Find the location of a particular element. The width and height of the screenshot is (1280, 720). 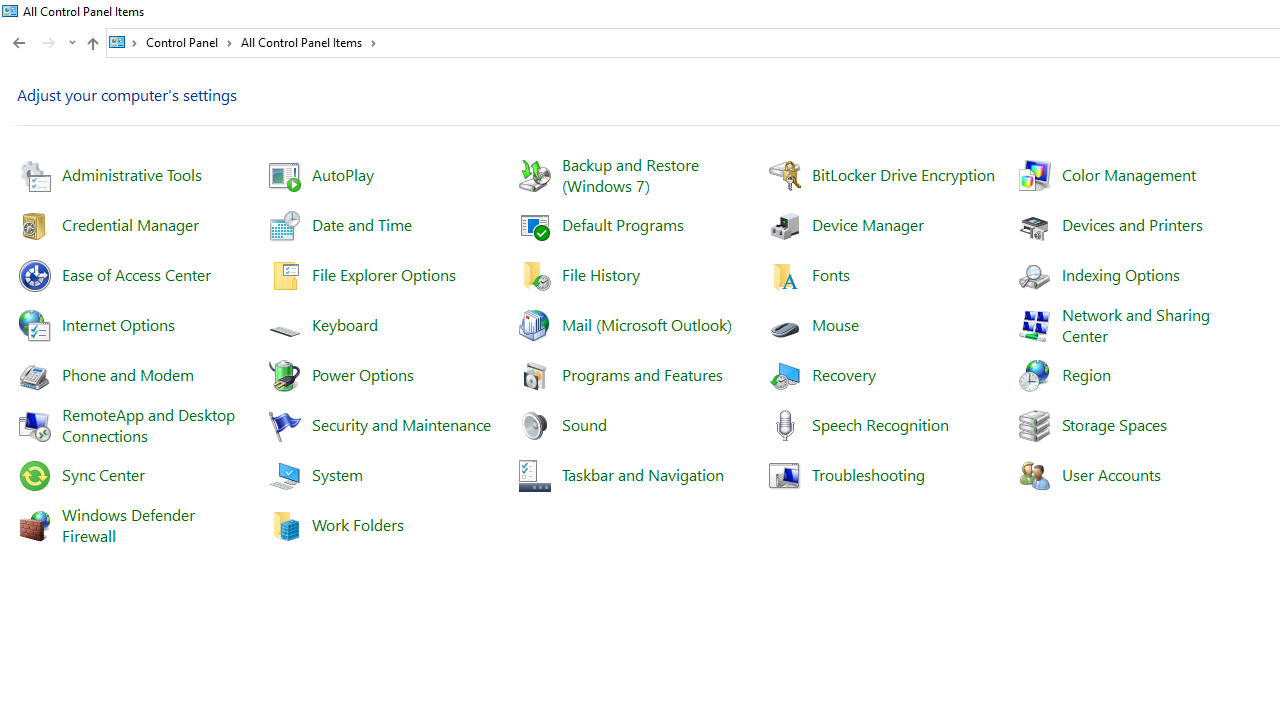

'Navigation buttons' is located at coordinates (42, 43).